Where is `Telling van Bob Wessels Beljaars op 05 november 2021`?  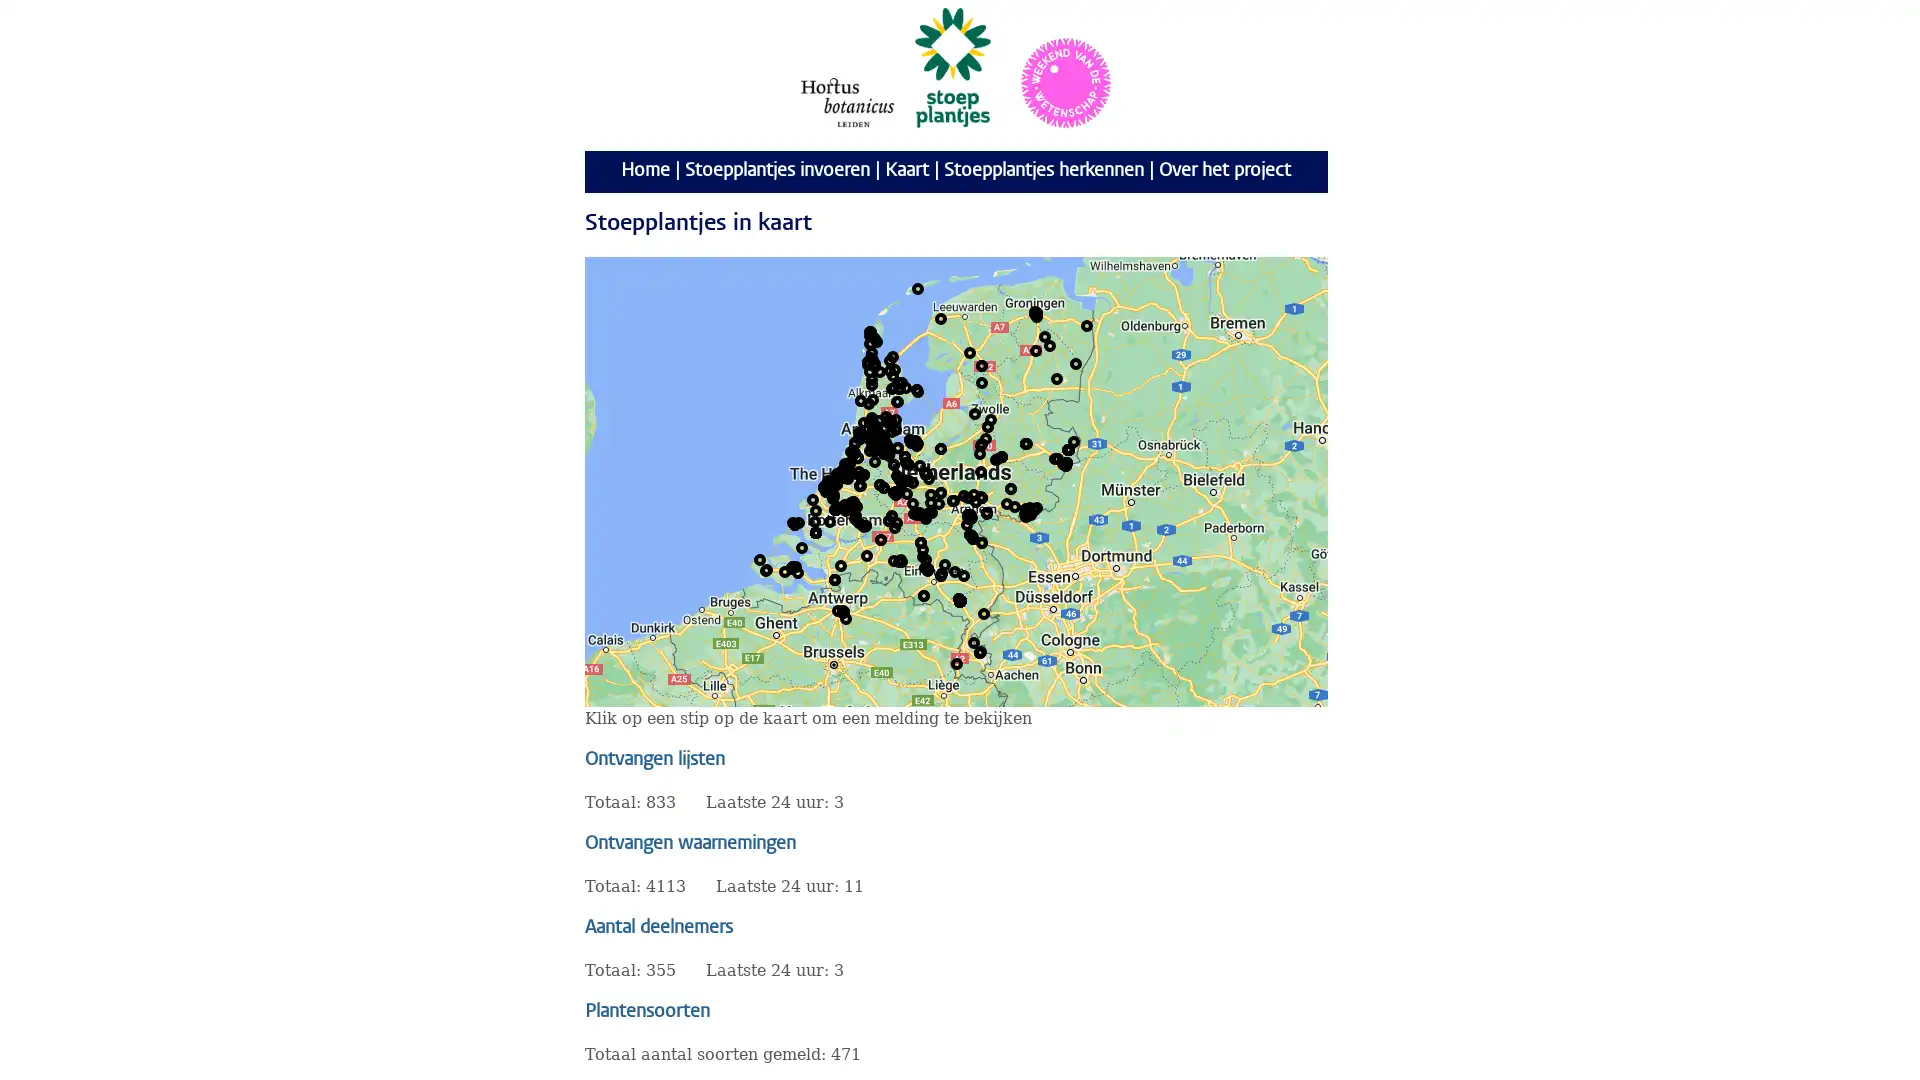
Telling van Bob Wessels Beljaars op 05 november 2021 is located at coordinates (1085, 323).